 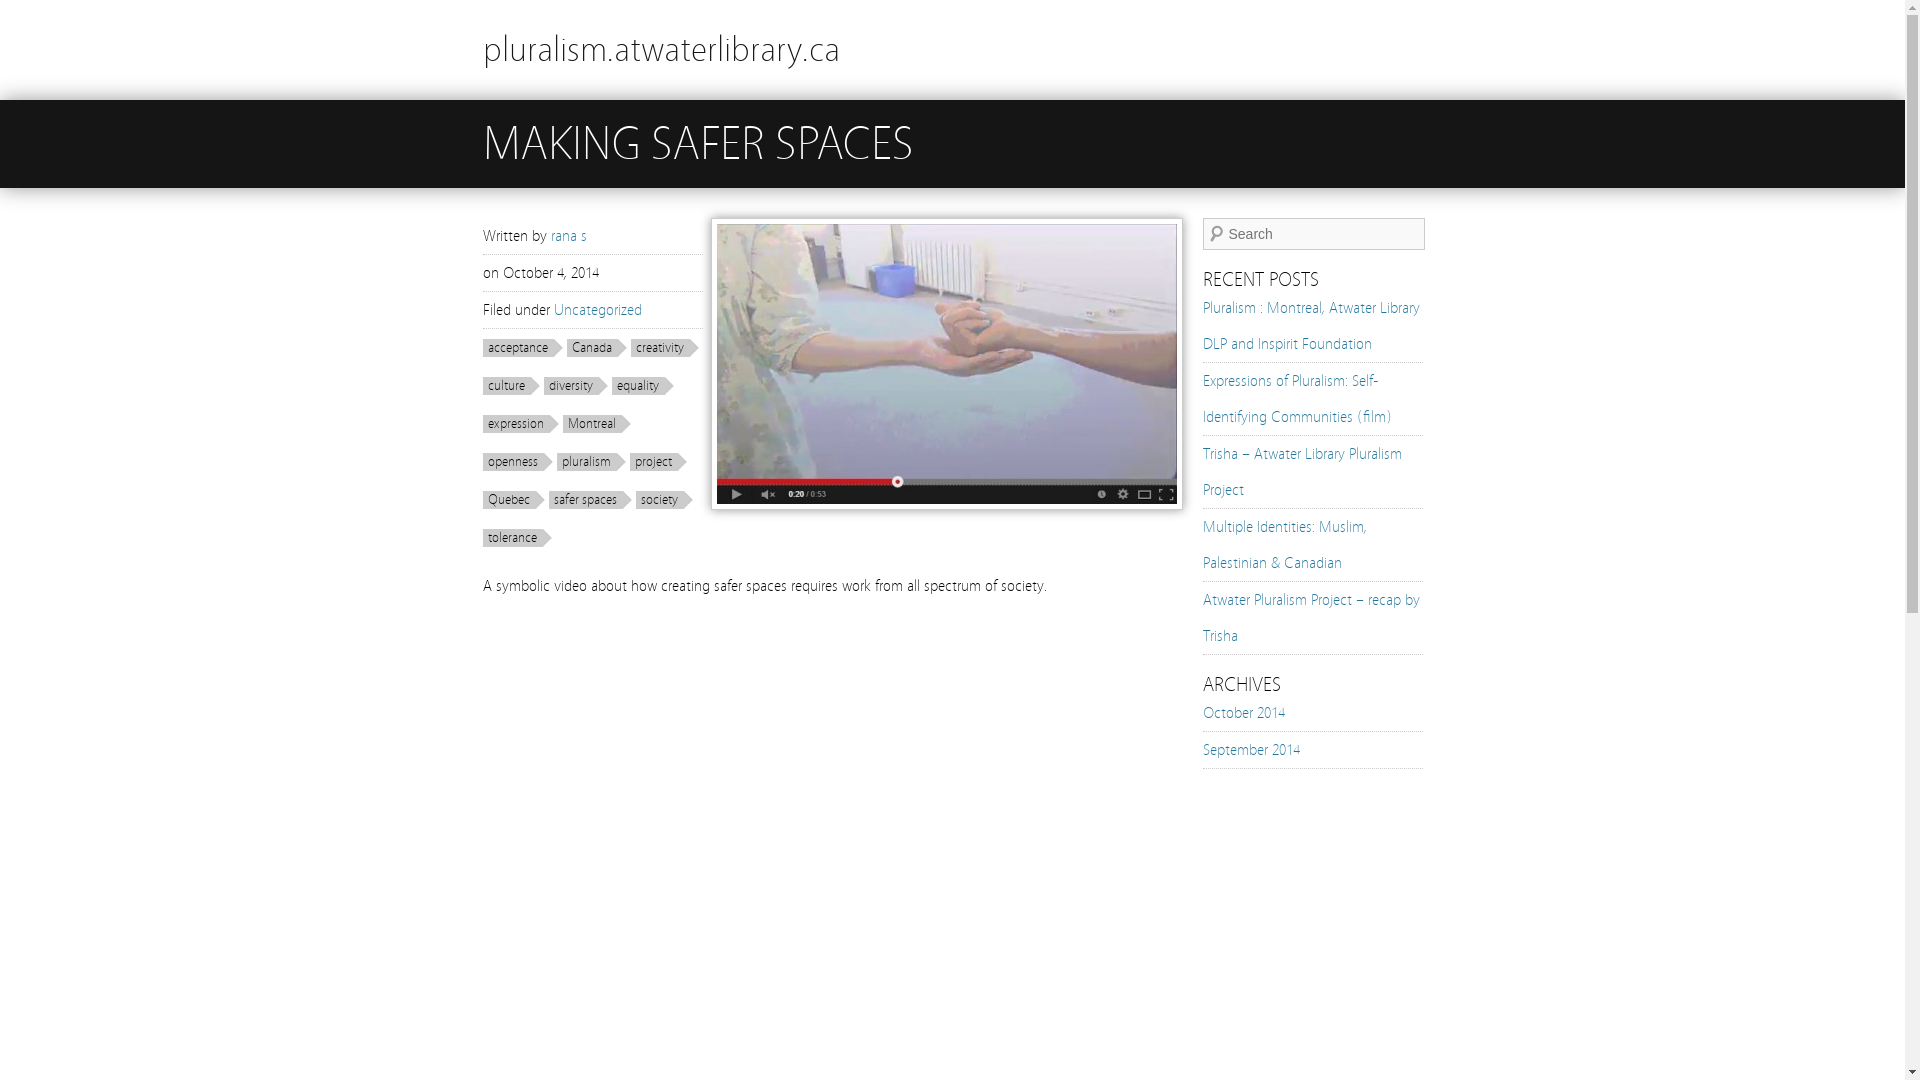 What do you see at coordinates (663, 346) in the screenshot?
I see `'creativity'` at bounding box center [663, 346].